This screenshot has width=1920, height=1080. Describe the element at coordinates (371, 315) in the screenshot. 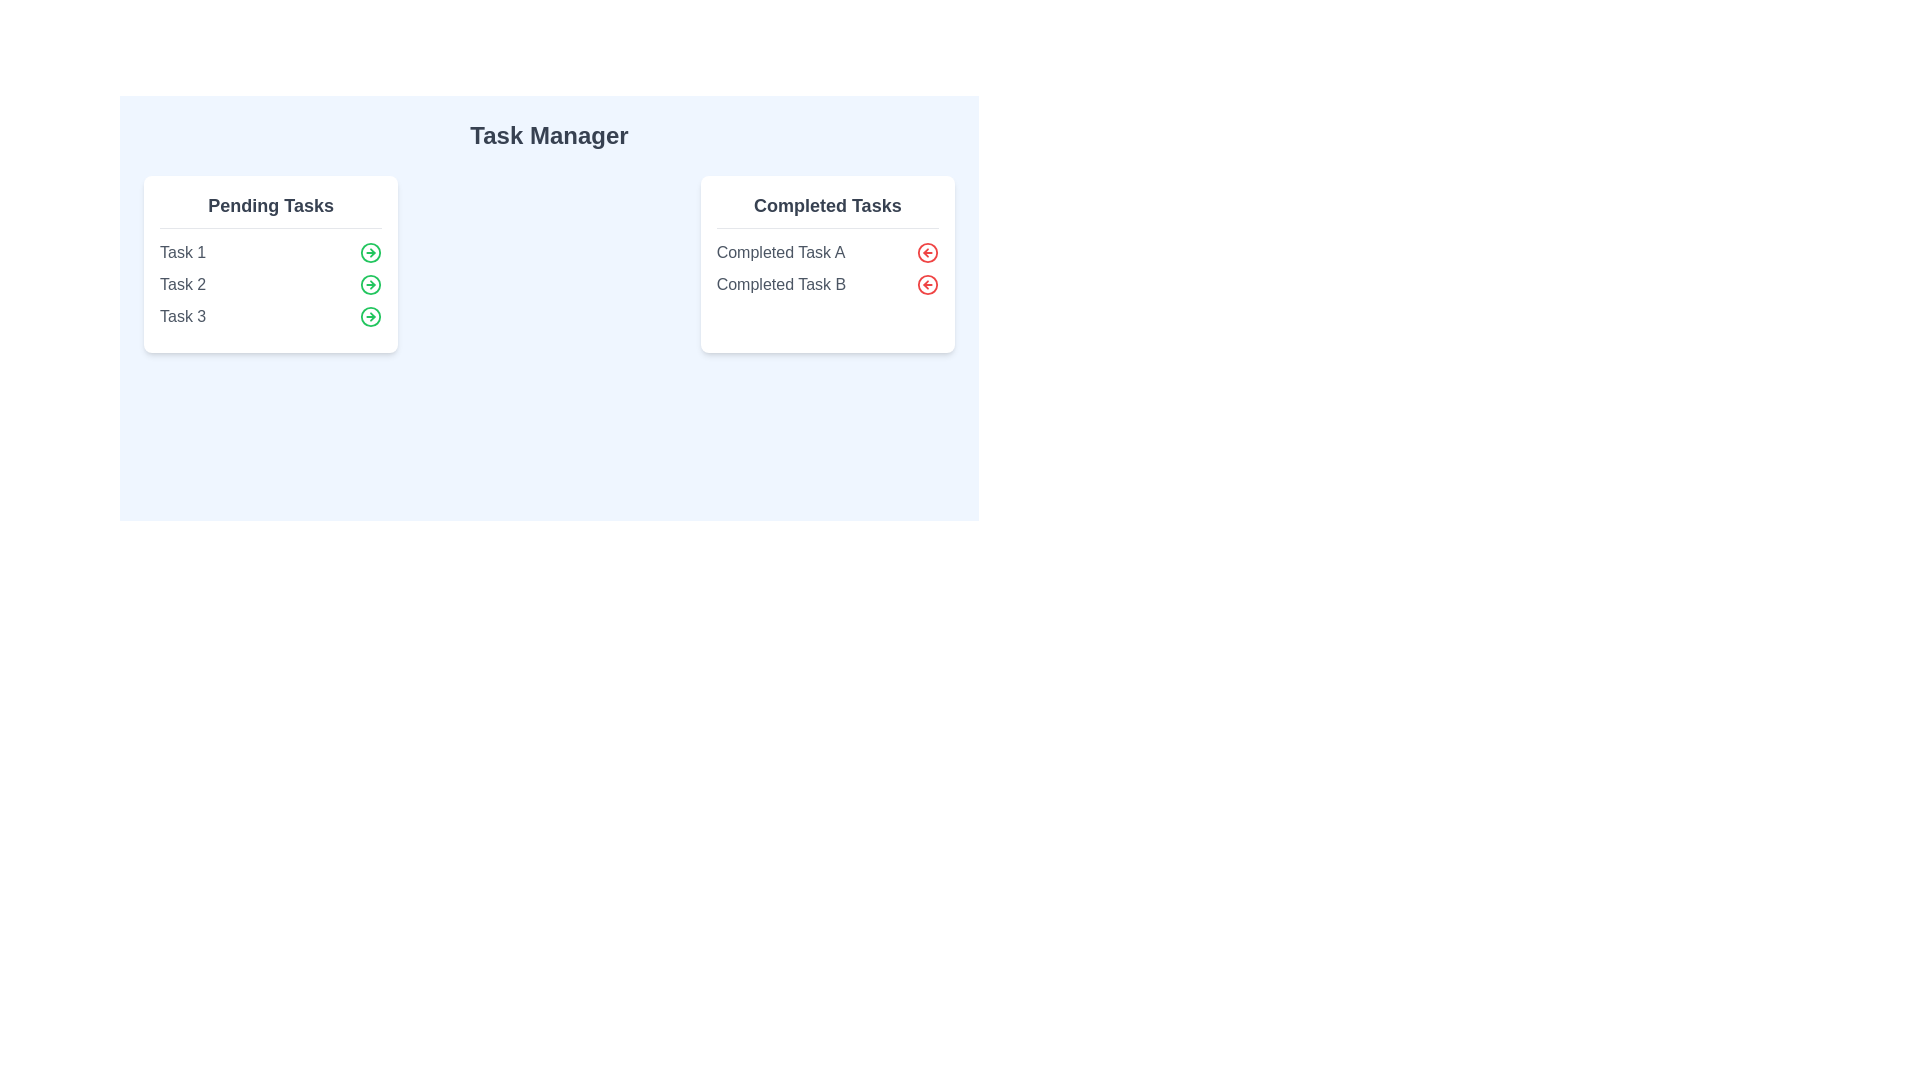

I see `green arrow button for the task labeled Task 3 to transfer it to 'Completed Tasks'` at that location.